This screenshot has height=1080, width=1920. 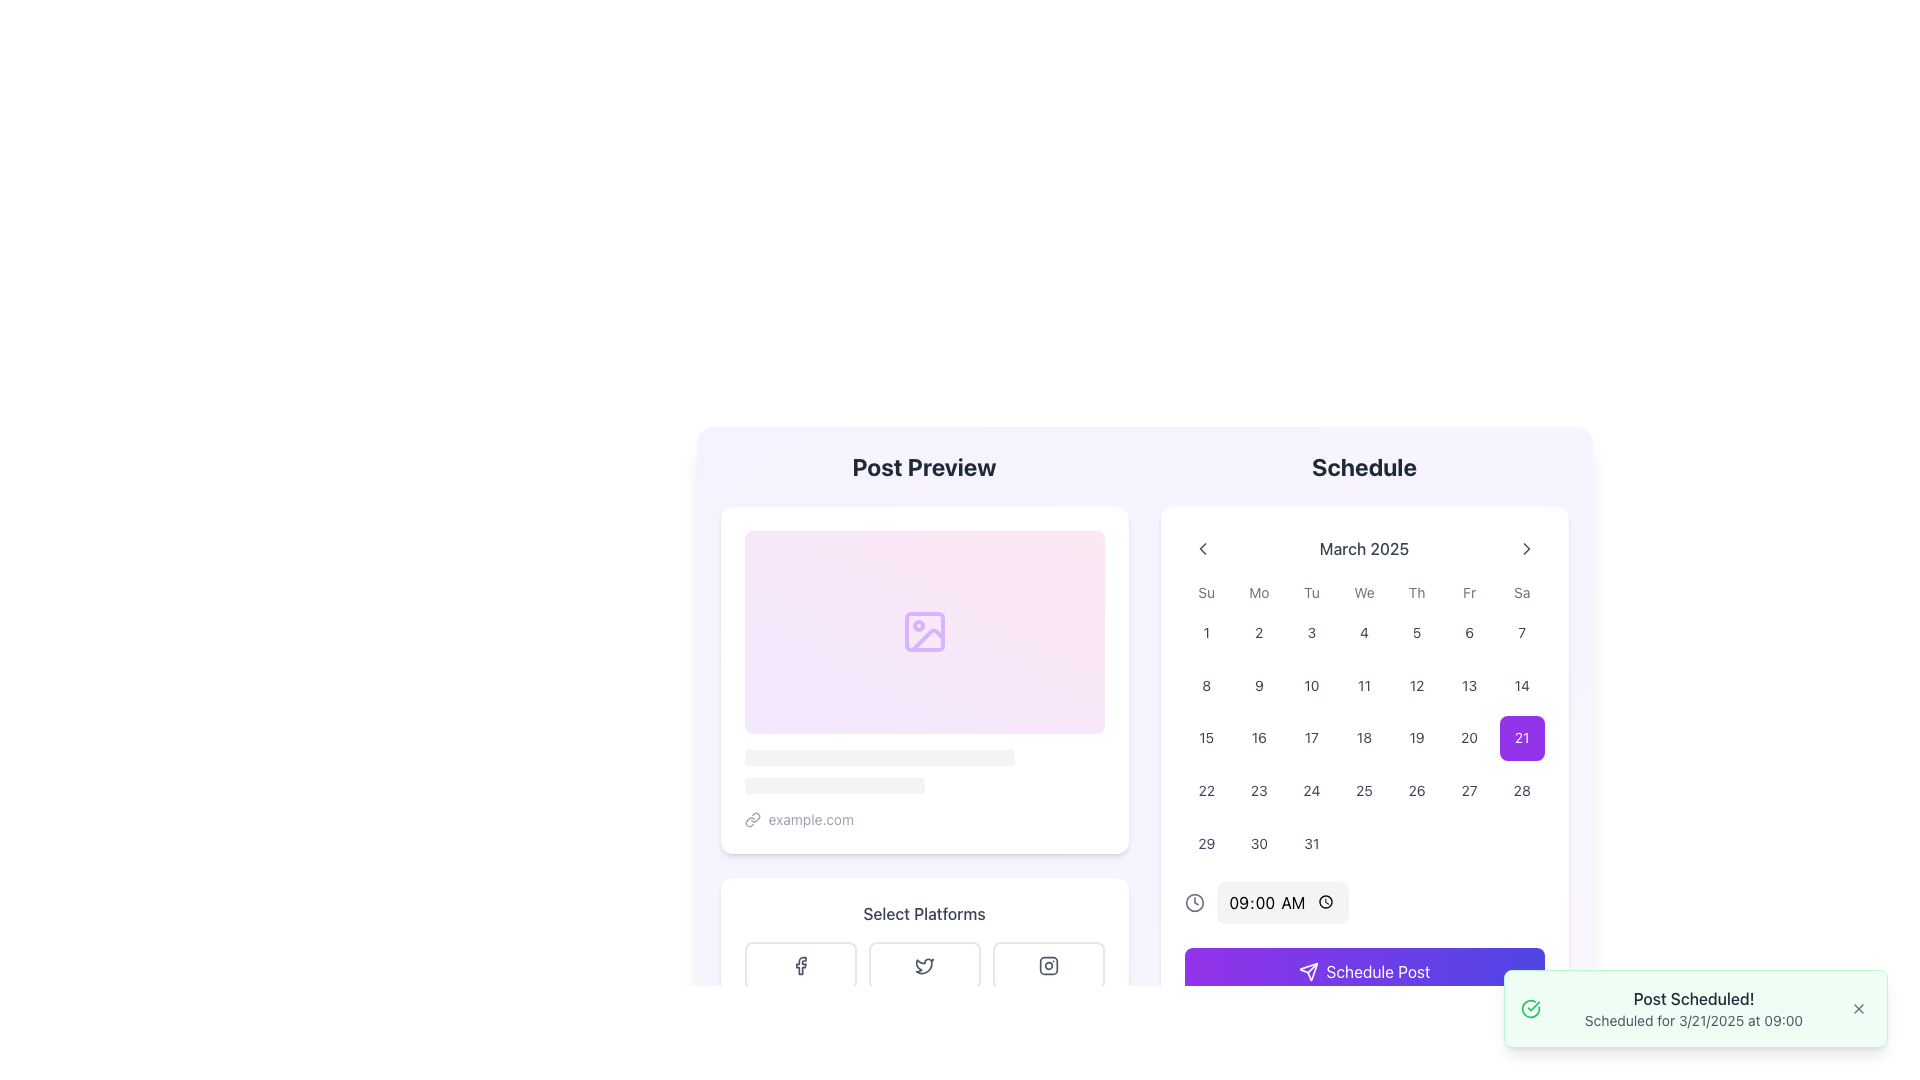 What do you see at coordinates (1205, 633) in the screenshot?
I see `from the square button labeled '1' in the calendar grid` at bounding box center [1205, 633].